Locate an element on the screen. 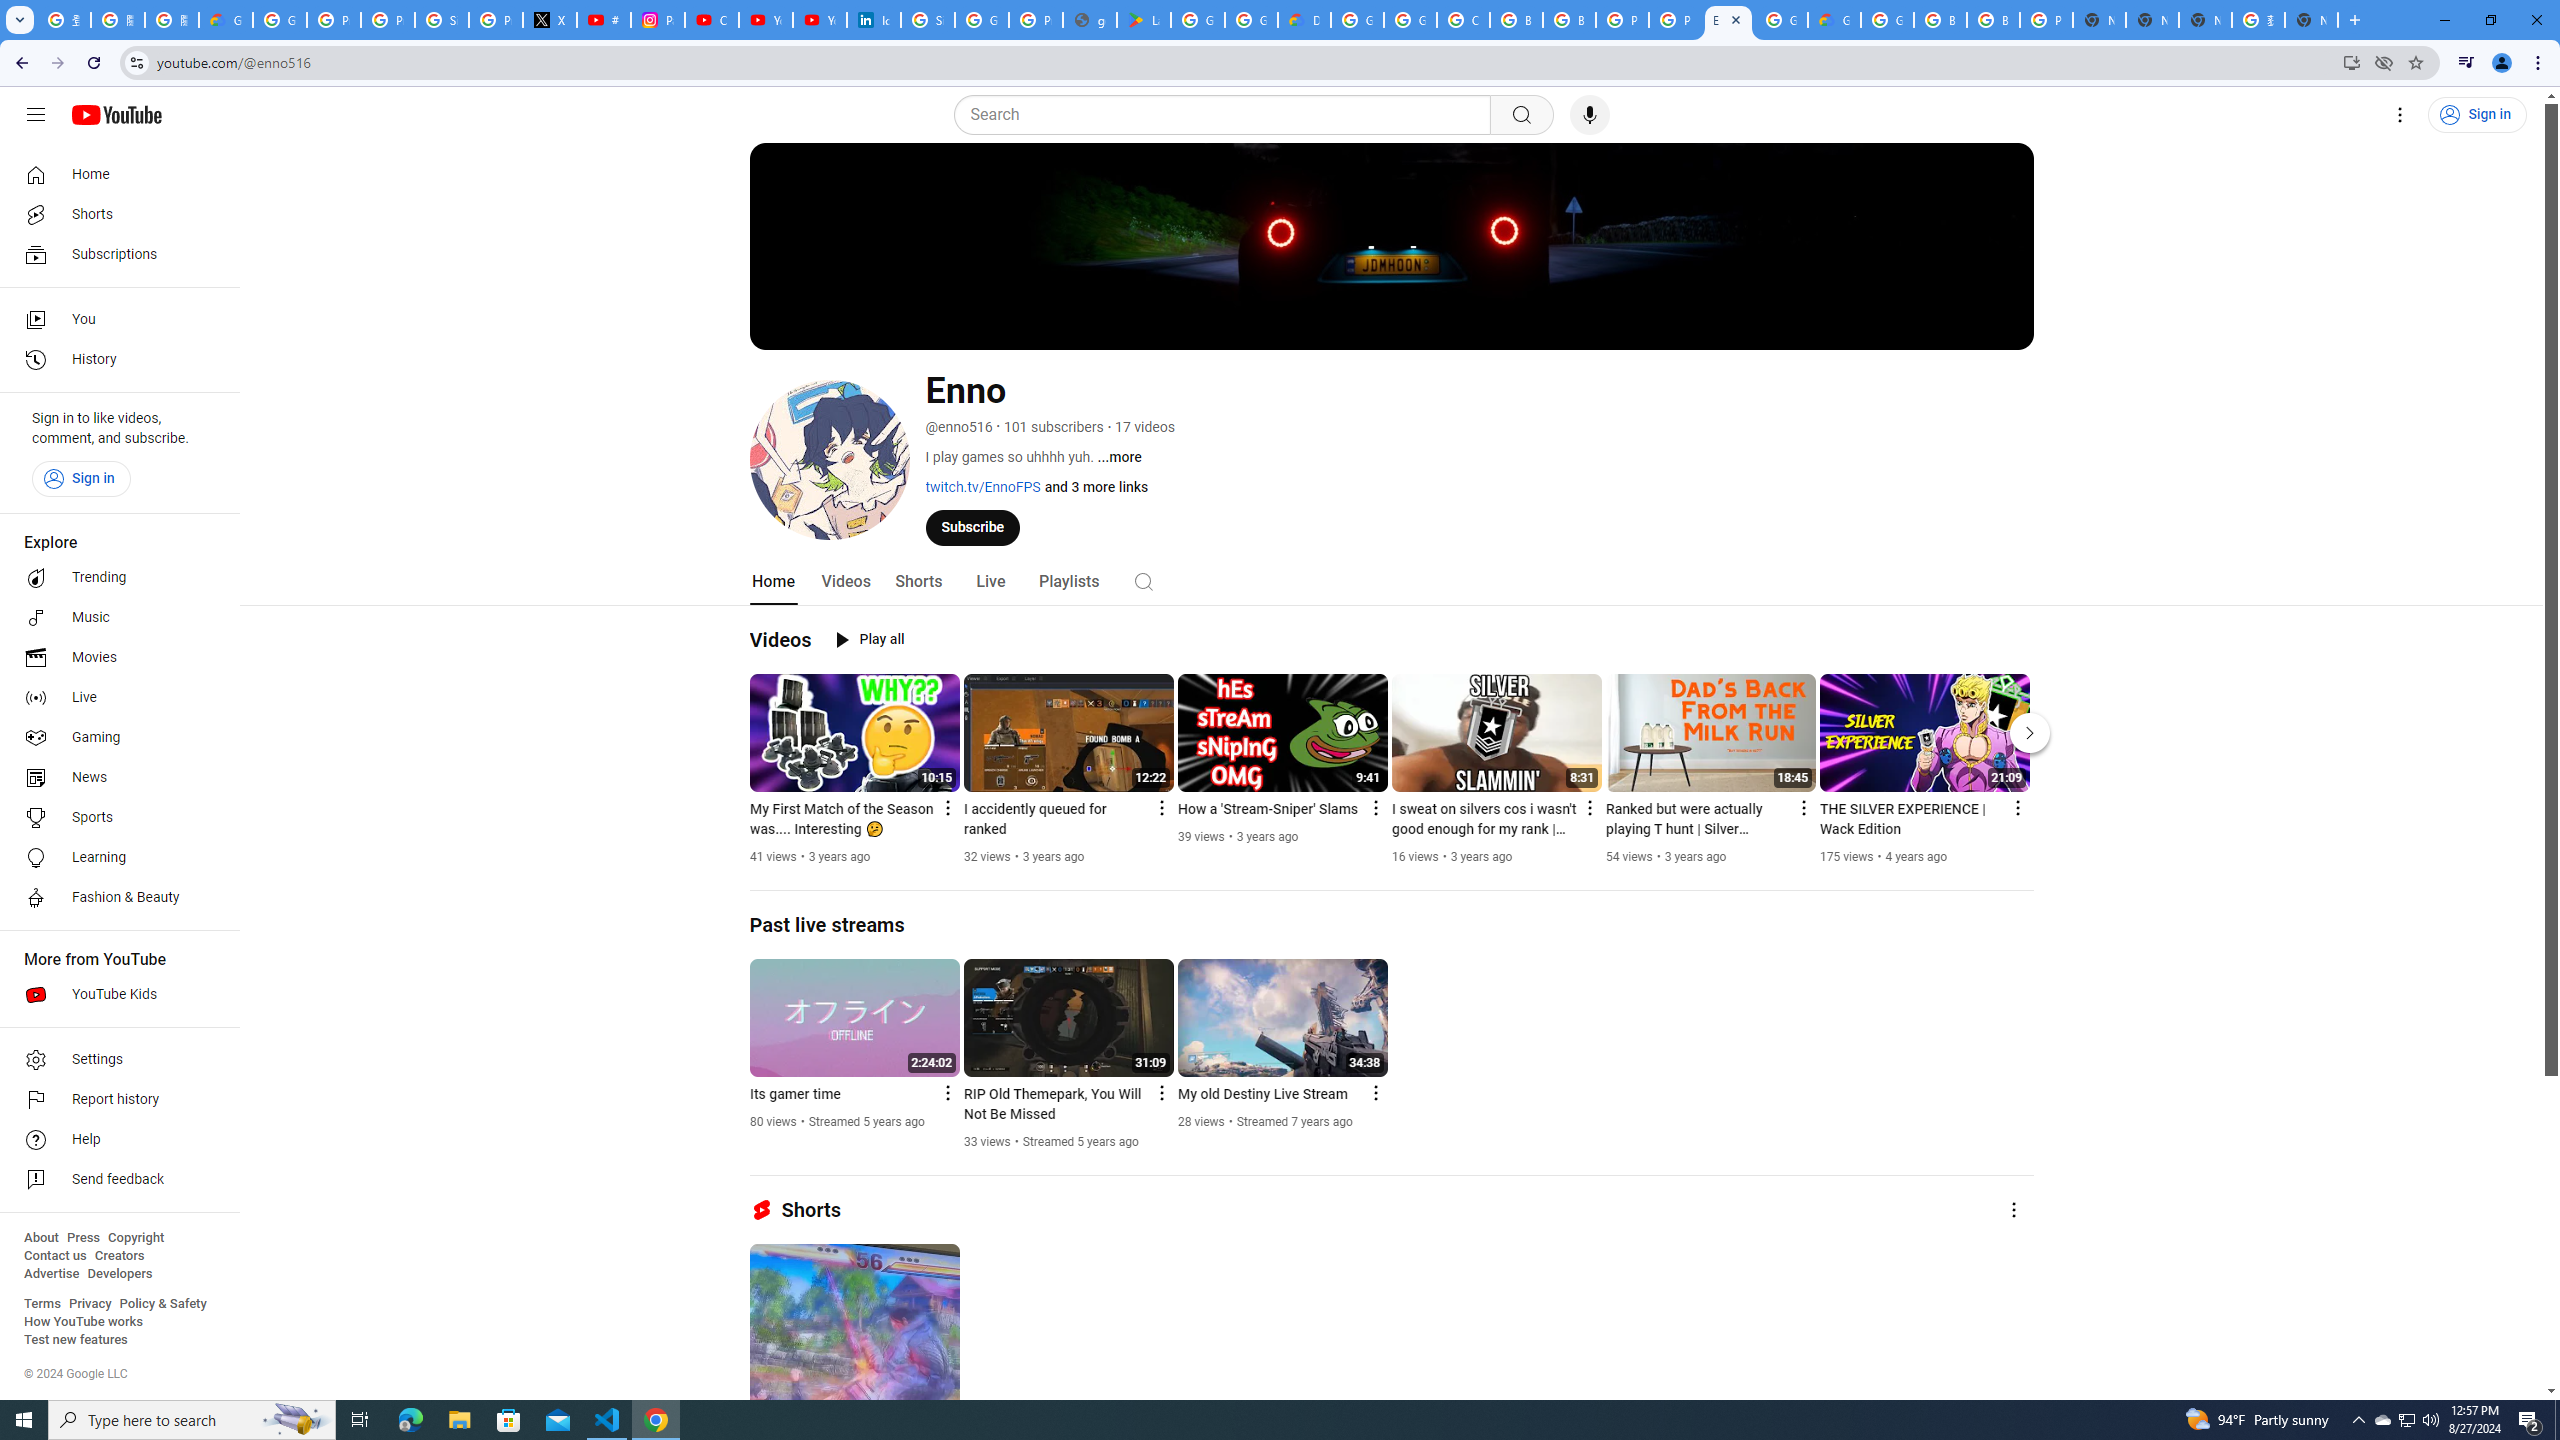  'Learning' is located at coordinates (113, 857).